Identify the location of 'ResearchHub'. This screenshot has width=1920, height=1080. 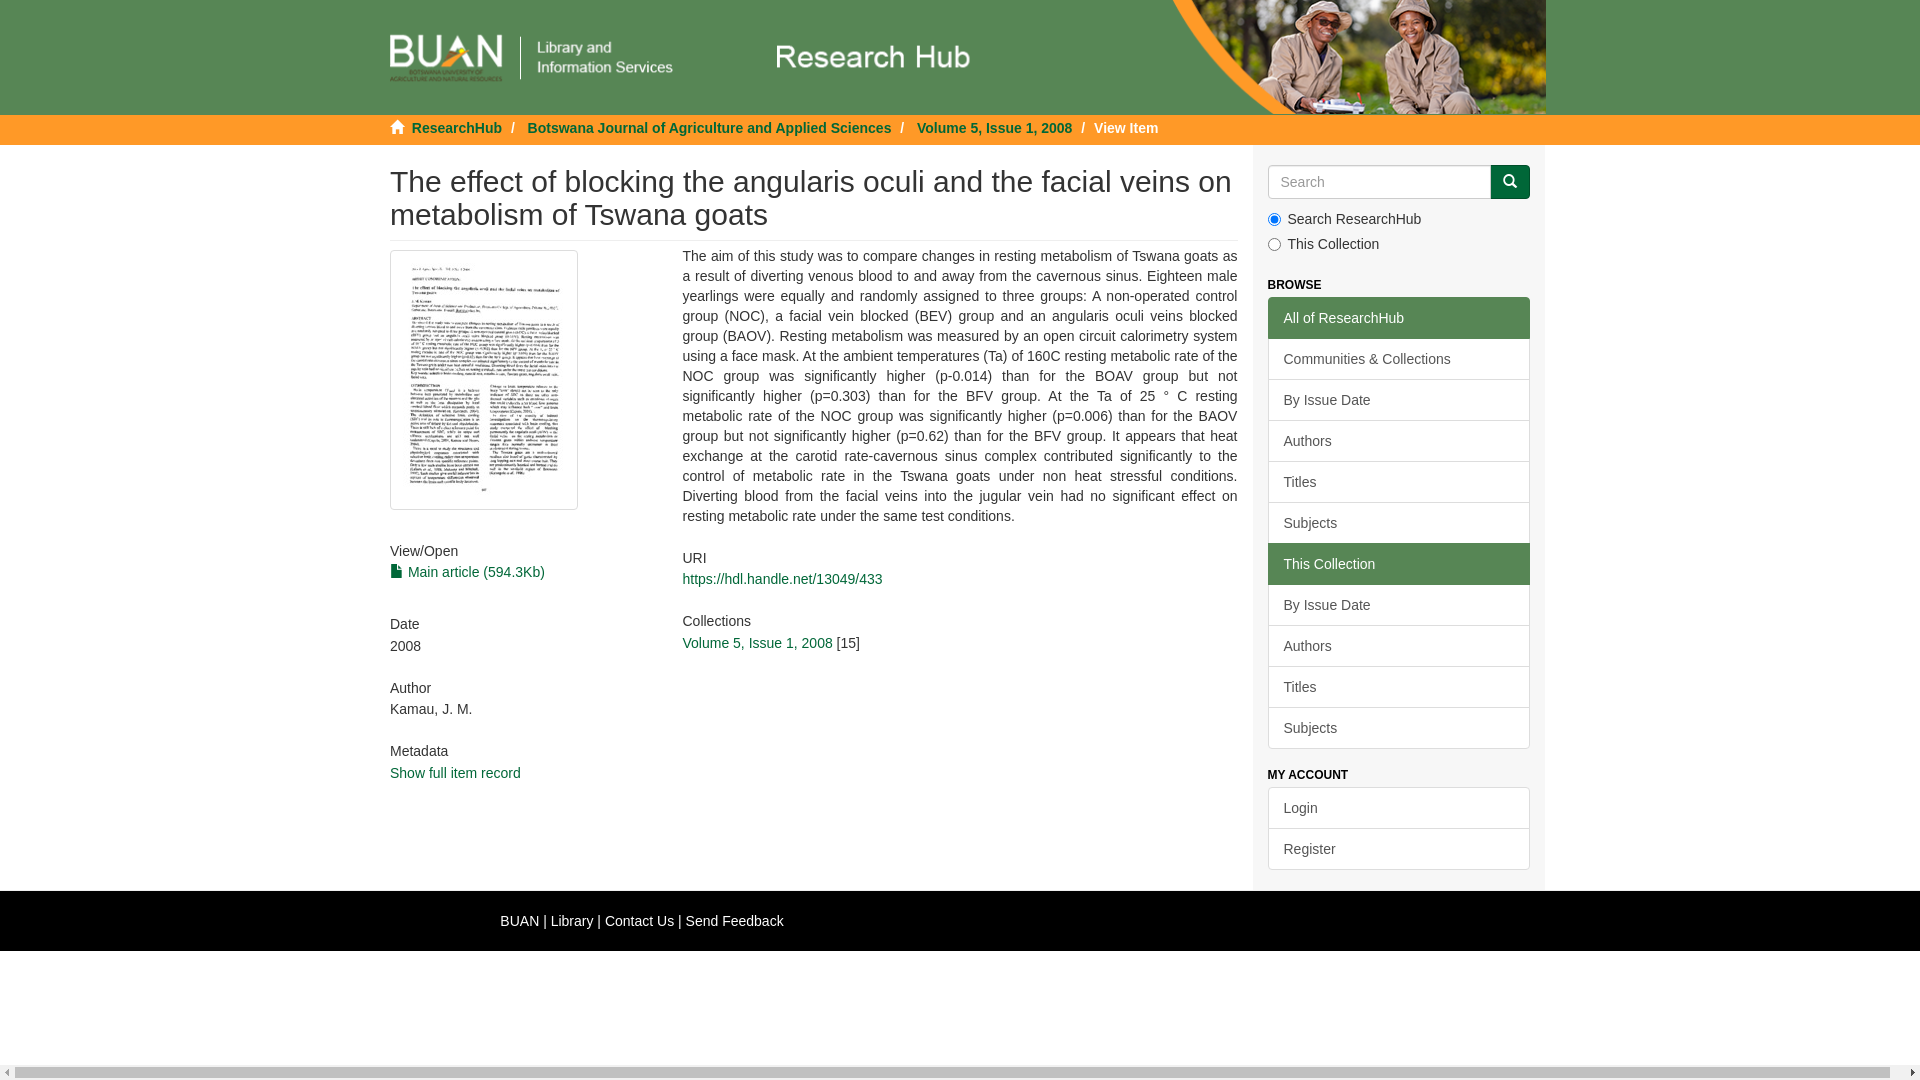
(455, 127).